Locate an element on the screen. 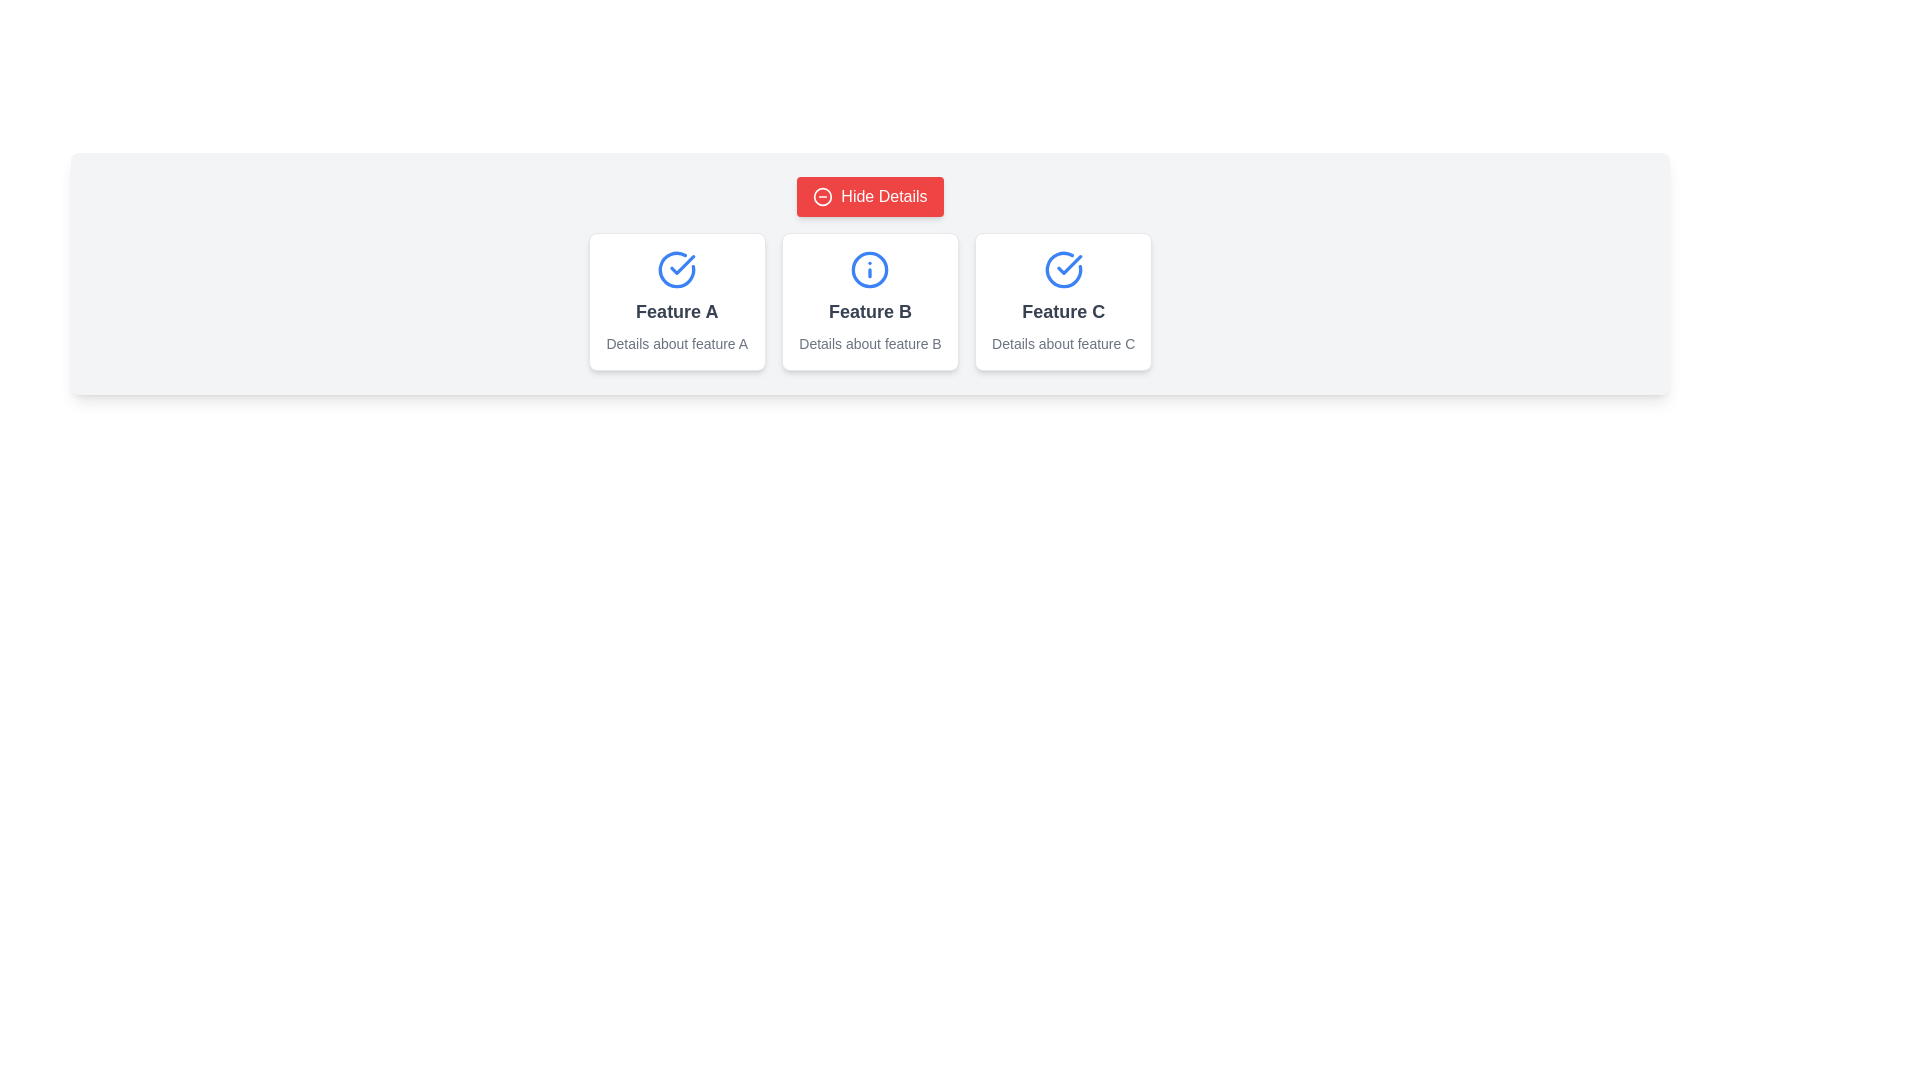  the second card component labeled 'Feature B' in the grid layout is located at coordinates (870, 301).